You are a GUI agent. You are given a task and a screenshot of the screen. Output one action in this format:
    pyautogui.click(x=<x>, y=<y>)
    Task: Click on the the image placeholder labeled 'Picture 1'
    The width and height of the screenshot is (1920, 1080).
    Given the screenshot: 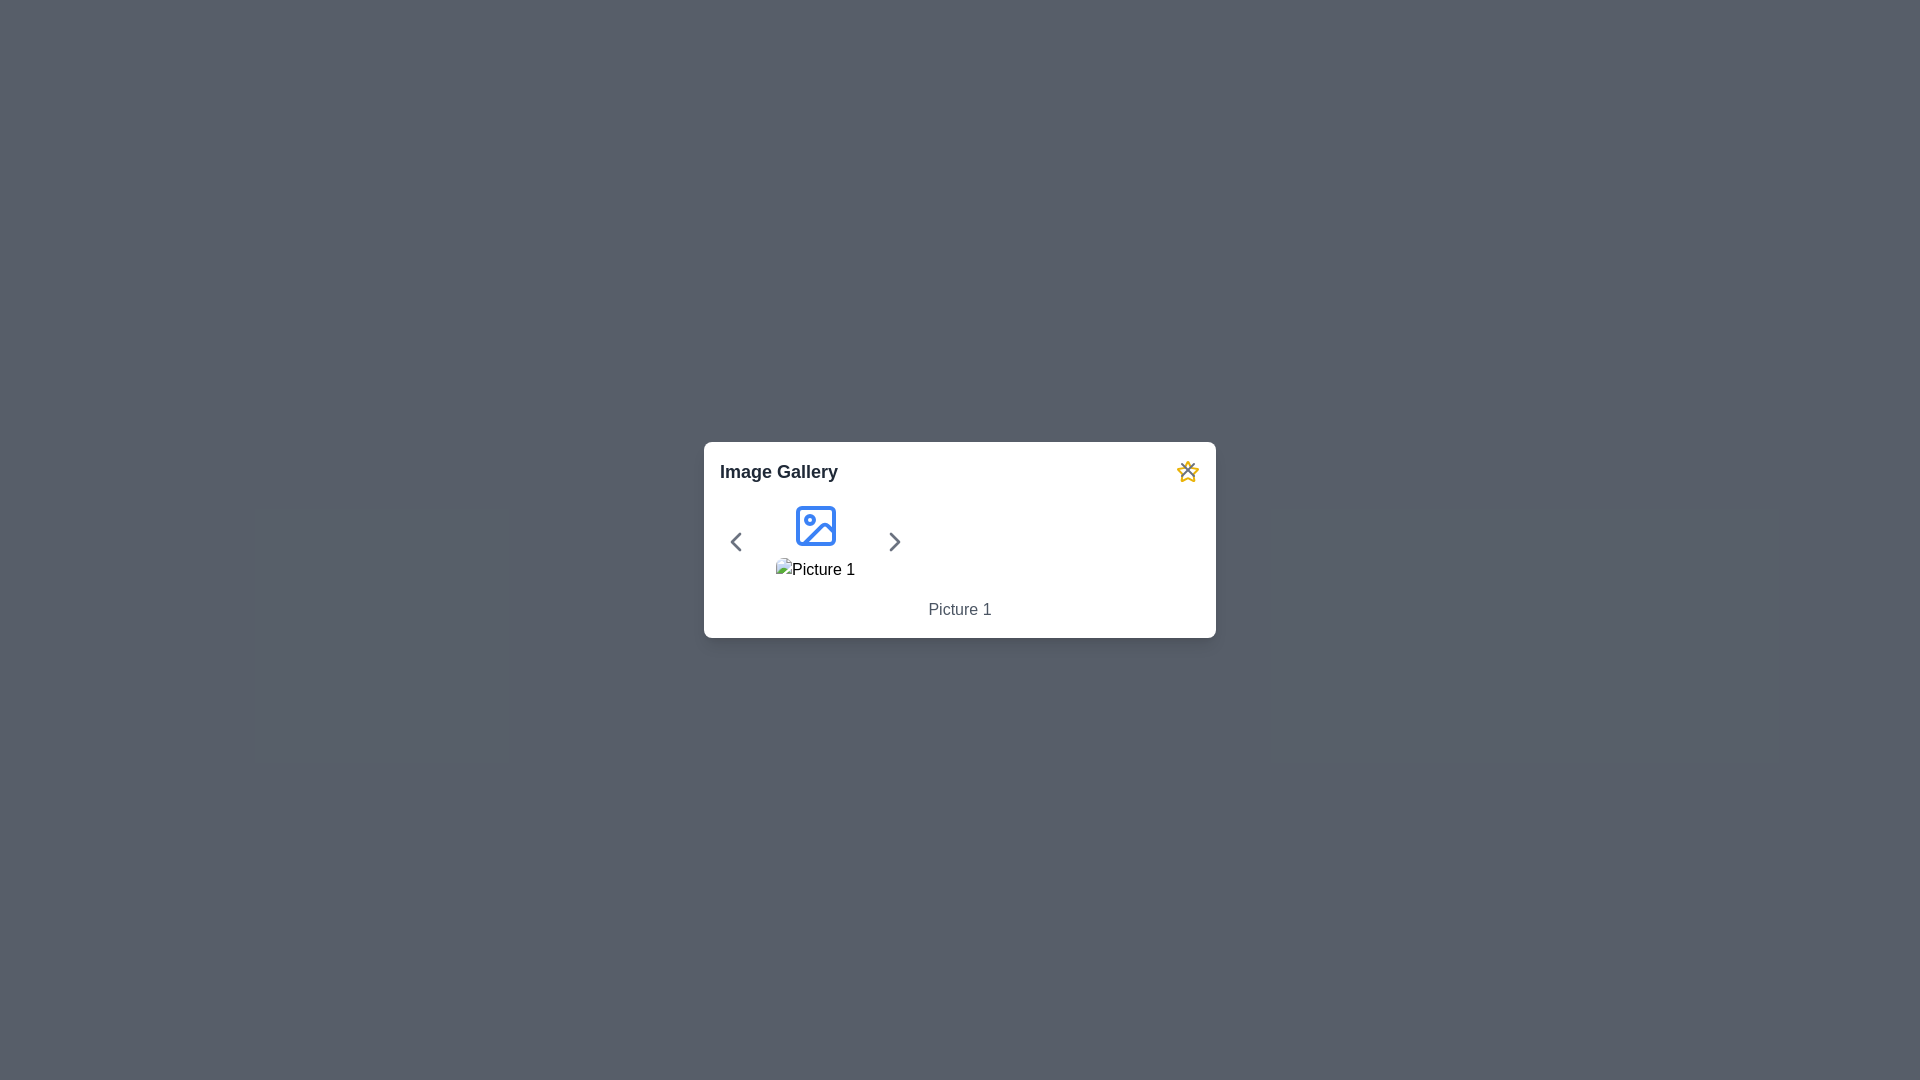 What is the action you would take?
    pyautogui.click(x=815, y=542)
    